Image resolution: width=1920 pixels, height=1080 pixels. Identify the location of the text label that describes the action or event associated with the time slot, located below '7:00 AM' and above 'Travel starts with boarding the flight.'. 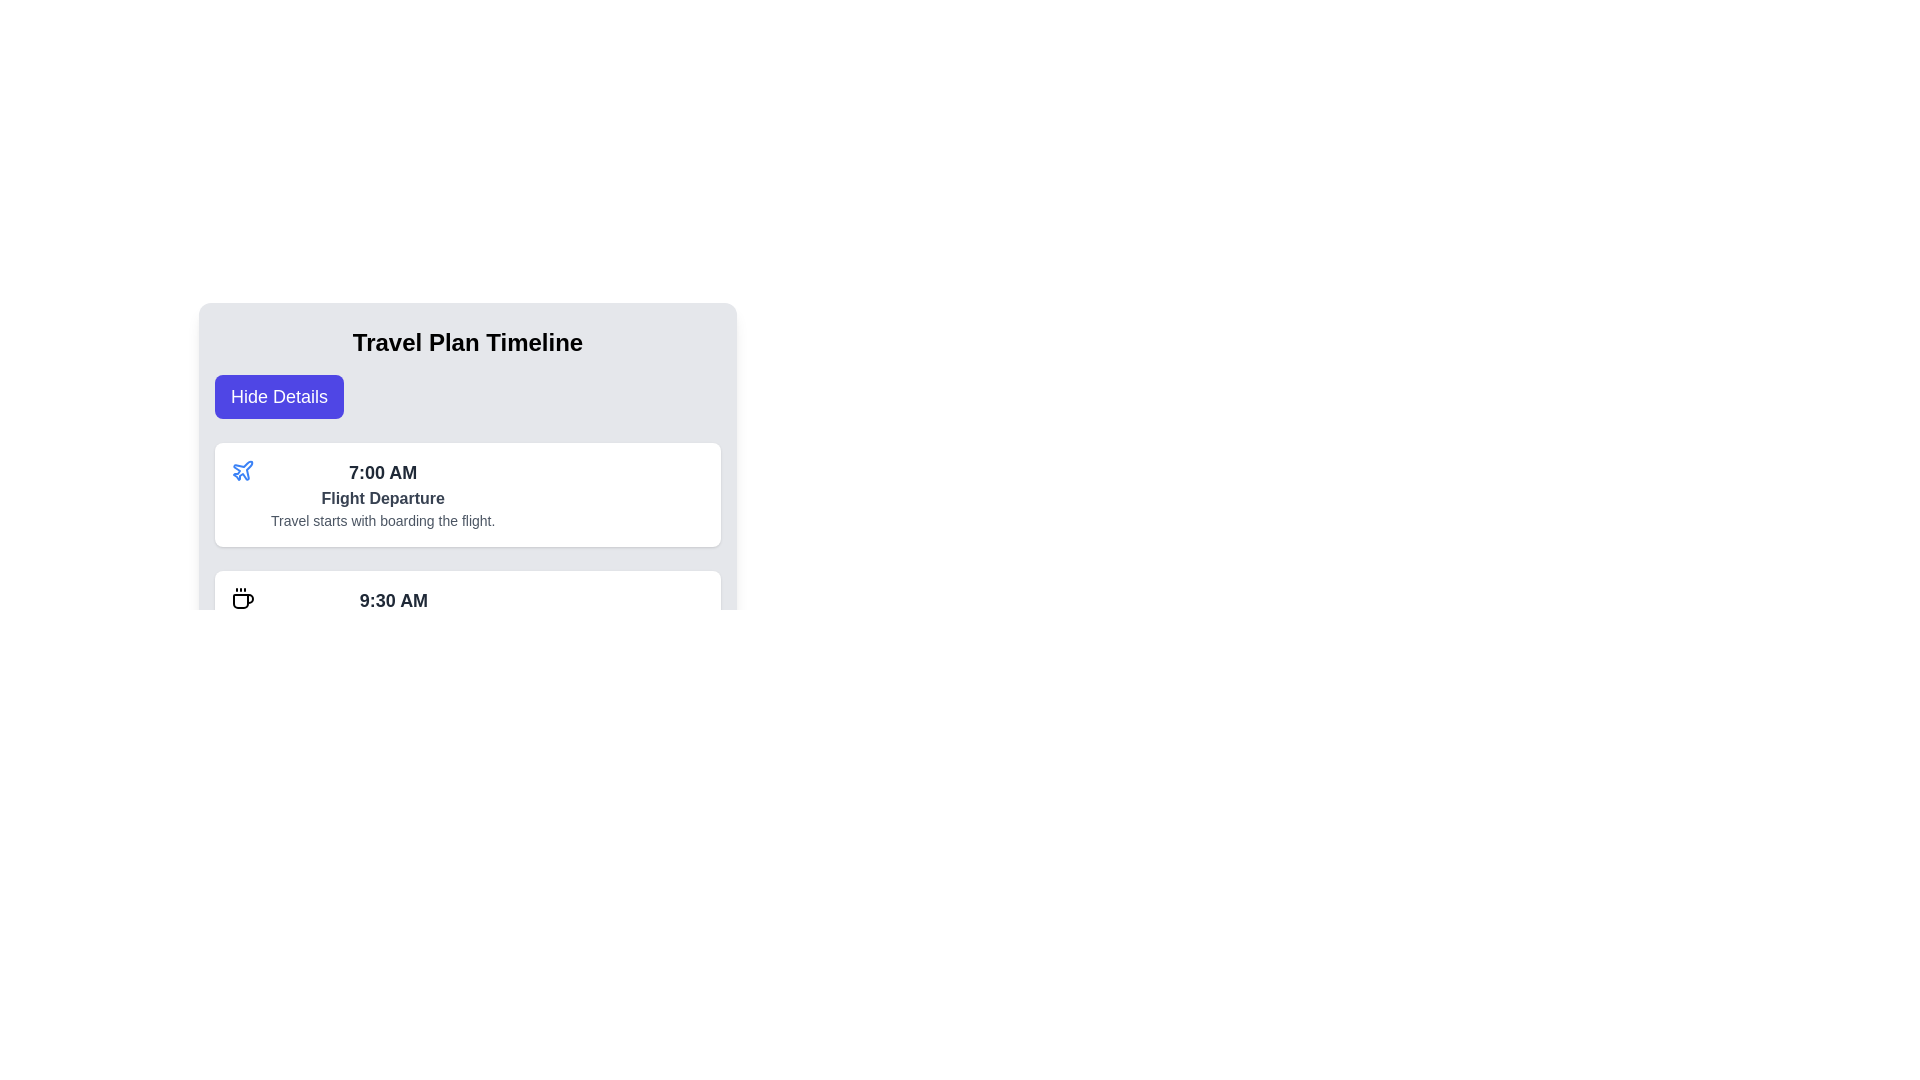
(383, 497).